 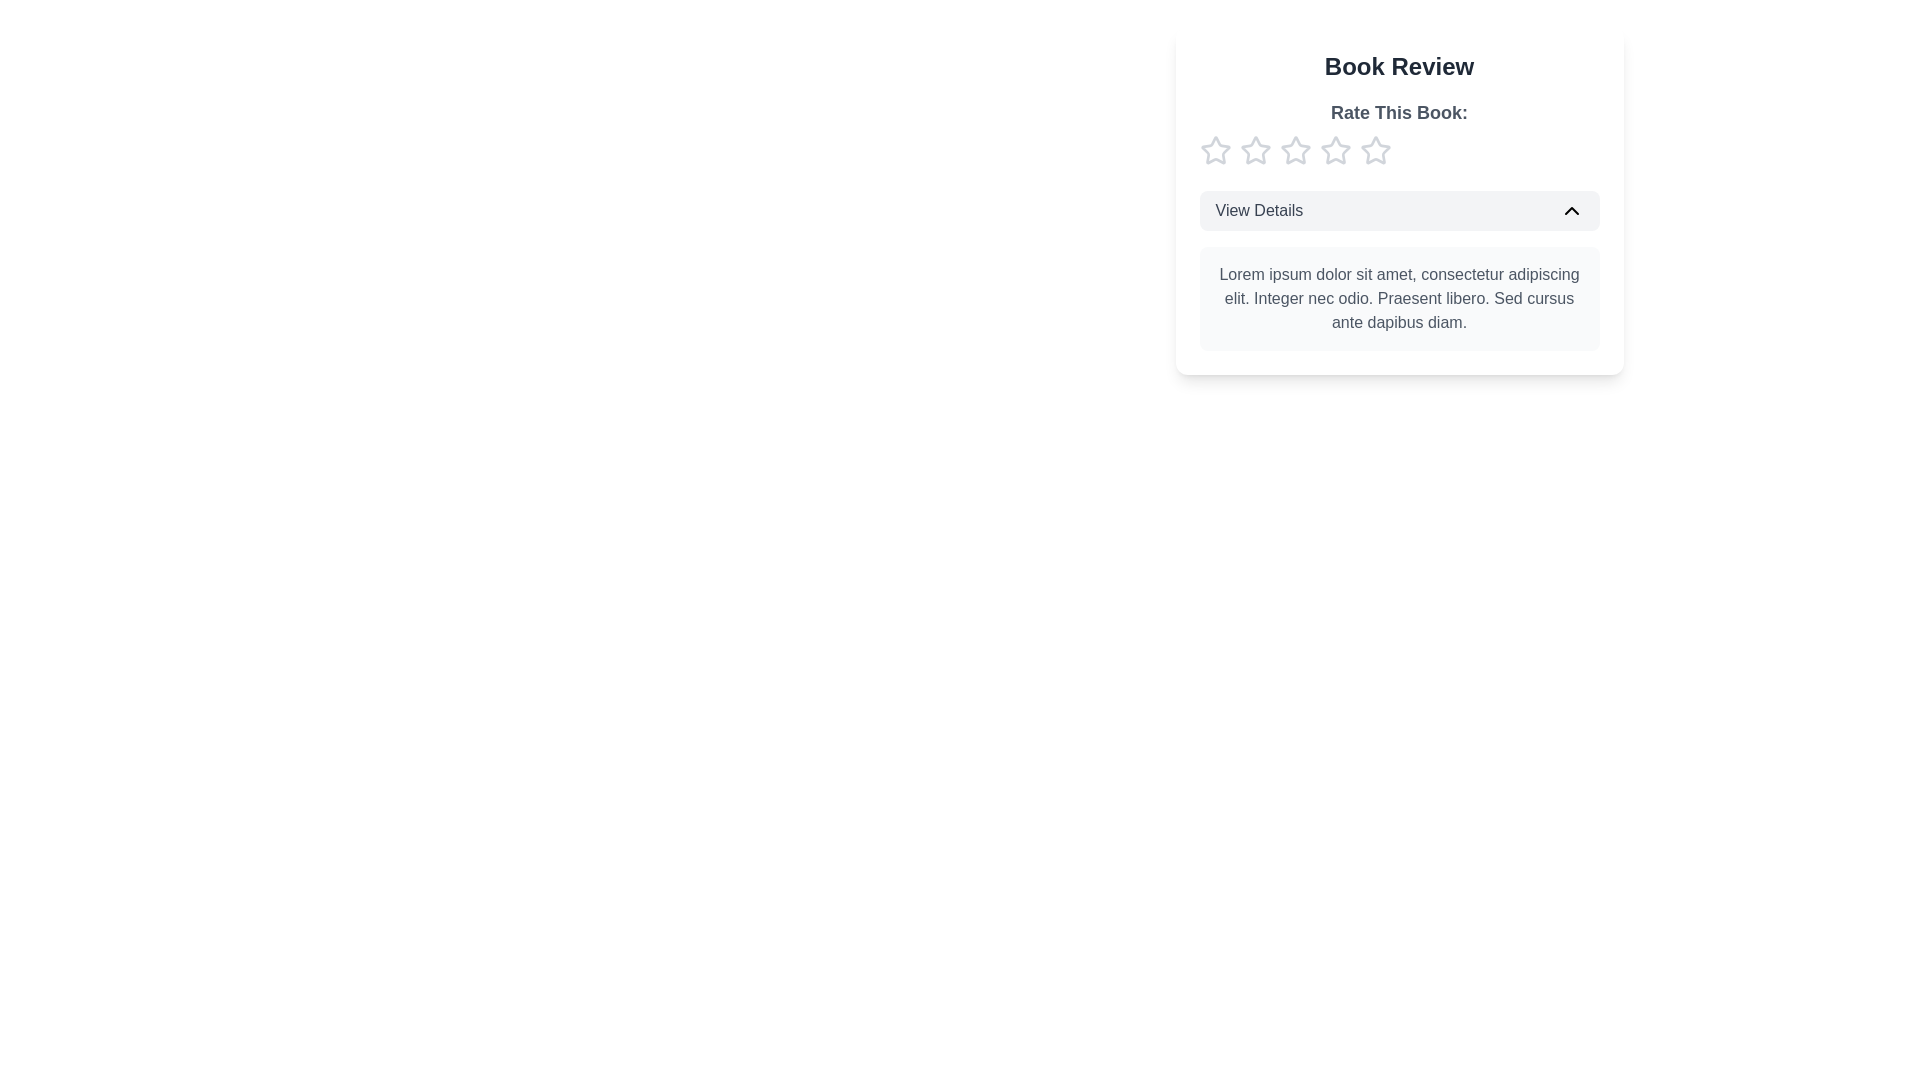 What do you see at coordinates (1334, 149) in the screenshot?
I see `the second star icon in the star rating interface` at bounding box center [1334, 149].